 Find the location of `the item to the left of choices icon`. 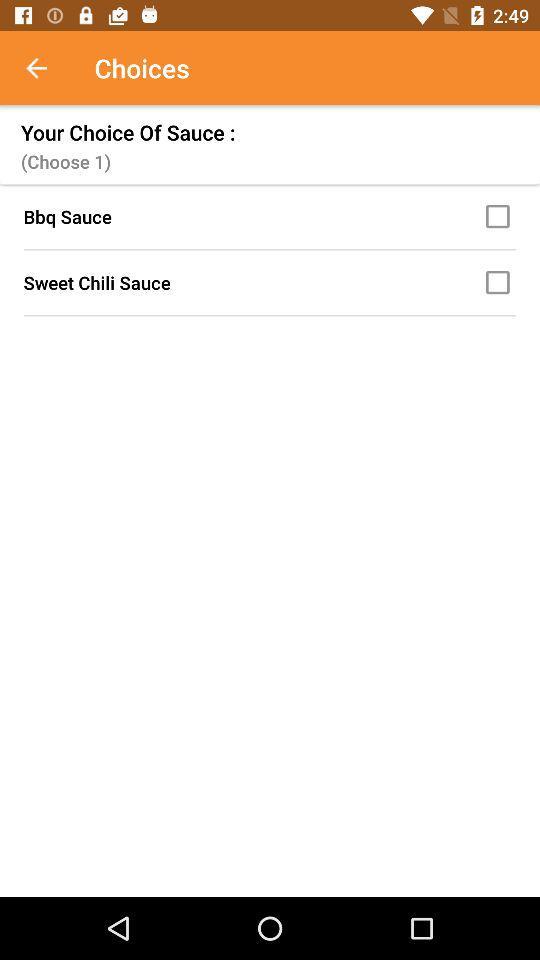

the item to the left of choices icon is located at coordinates (47, 68).